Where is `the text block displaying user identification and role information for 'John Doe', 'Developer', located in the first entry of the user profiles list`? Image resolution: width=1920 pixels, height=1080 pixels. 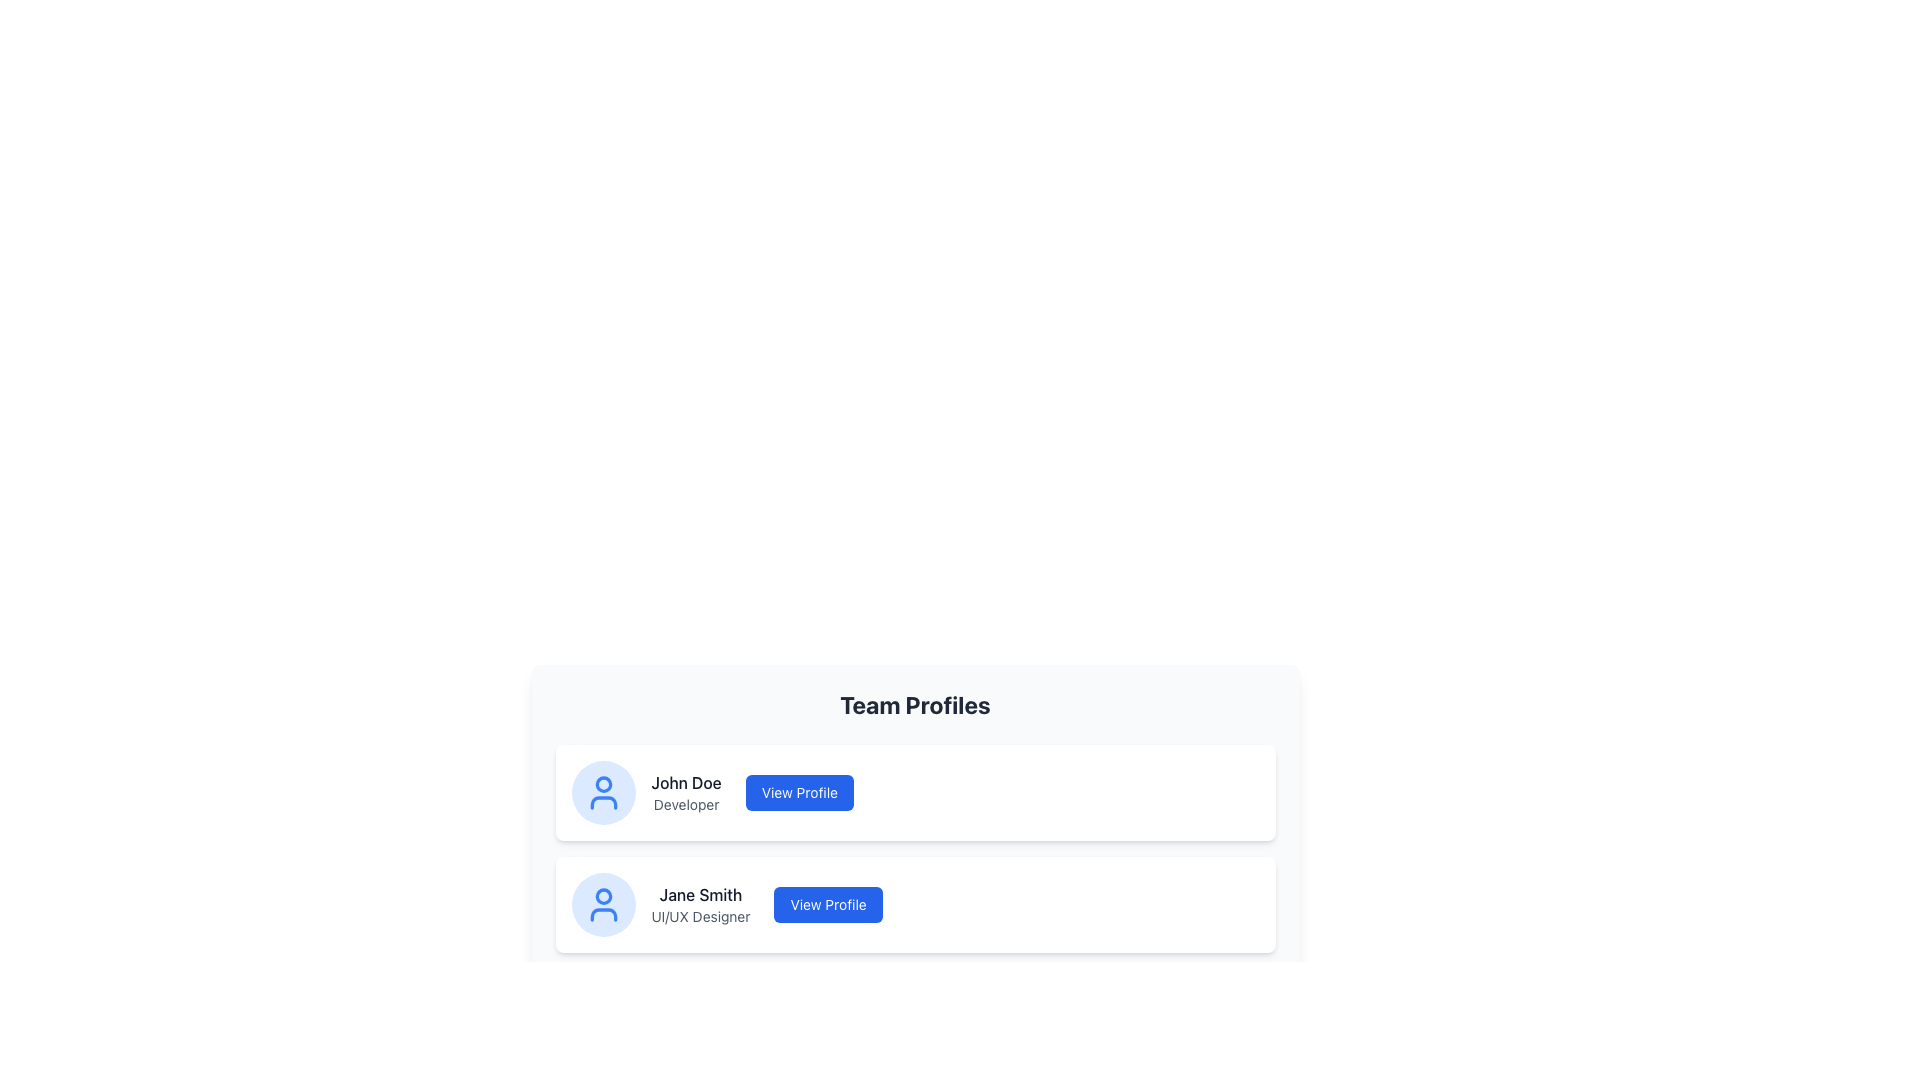 the text block displaying user identification and role information for 'John Doe', 'Developer', located in the first entry of the user profiles list is located at coordinates (686, 792).